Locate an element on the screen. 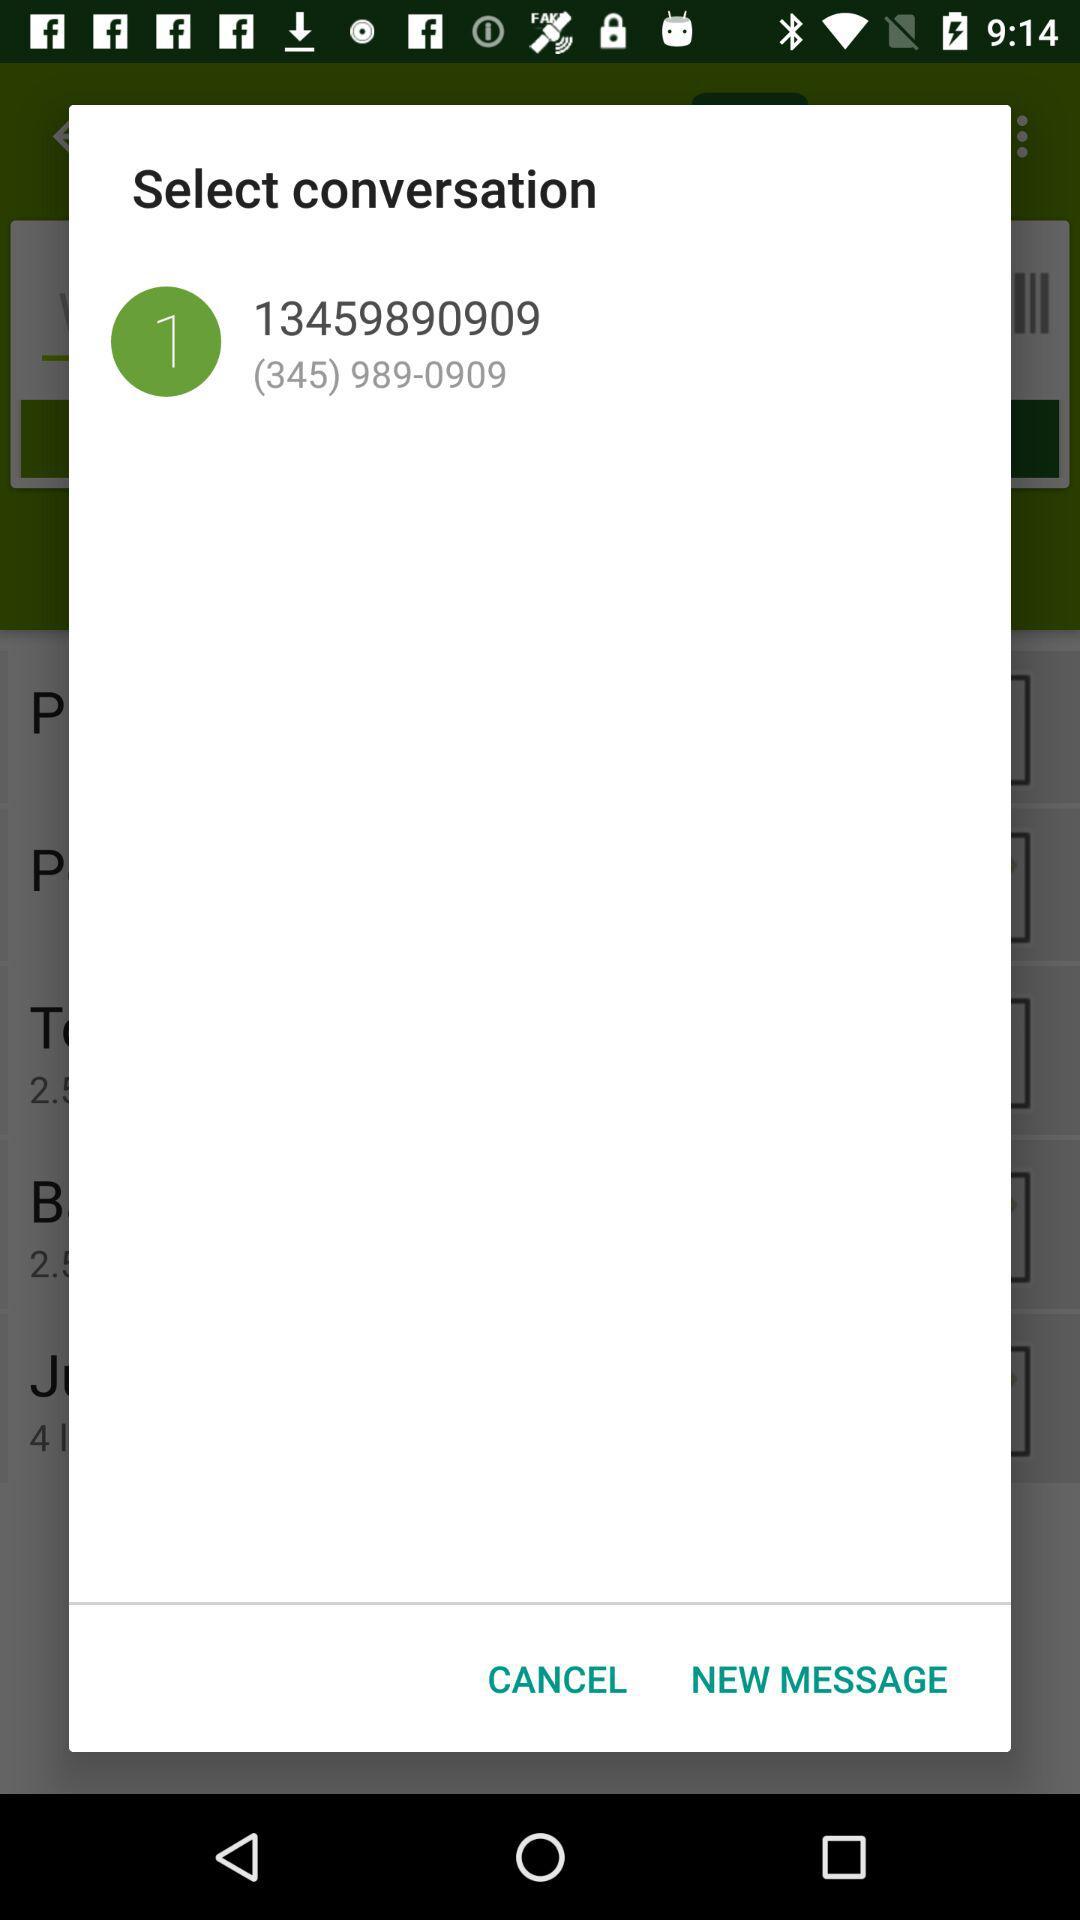 This screenshot has width=1080, height=1920. the new message icon is located at coordinates (819, 1678).